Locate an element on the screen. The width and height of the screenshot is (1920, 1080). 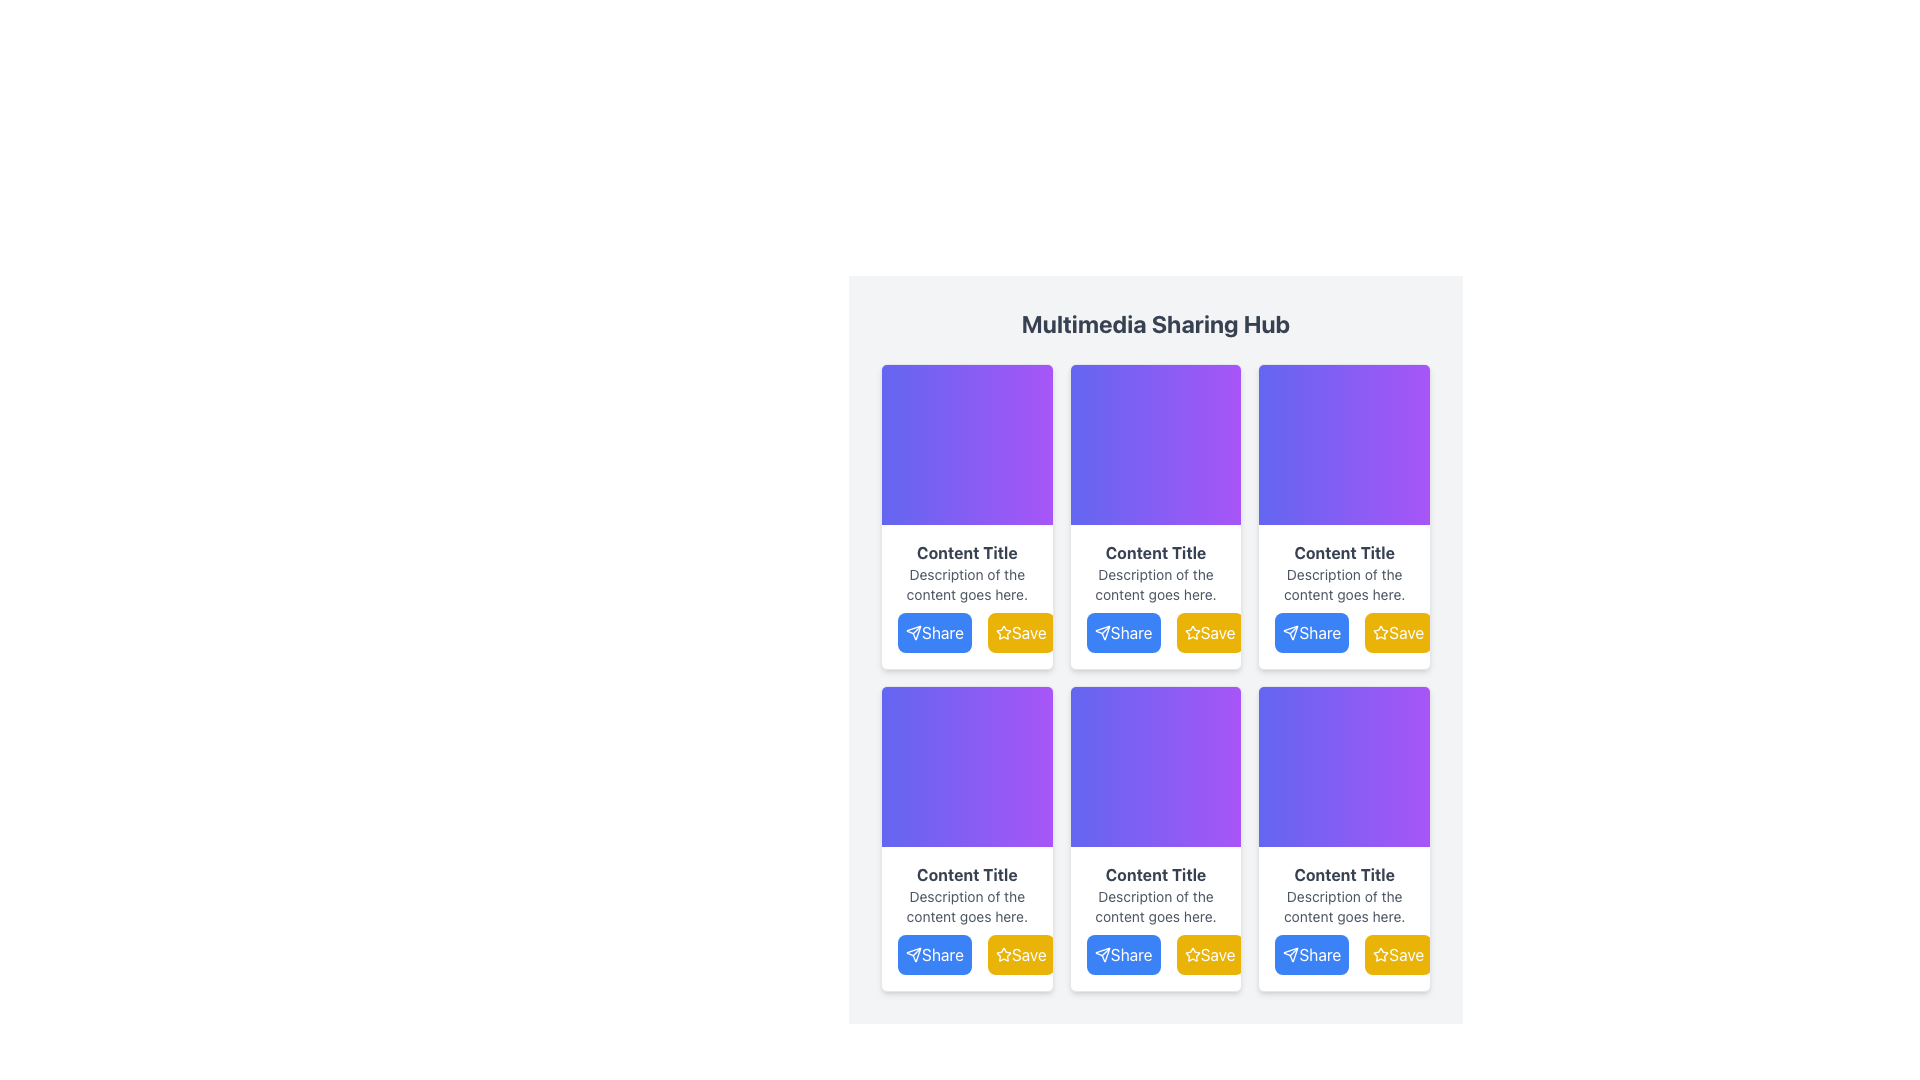
the yellow star icon representing the 'Save' feature using keyboard navigation is located at coordinates (1192, 632).